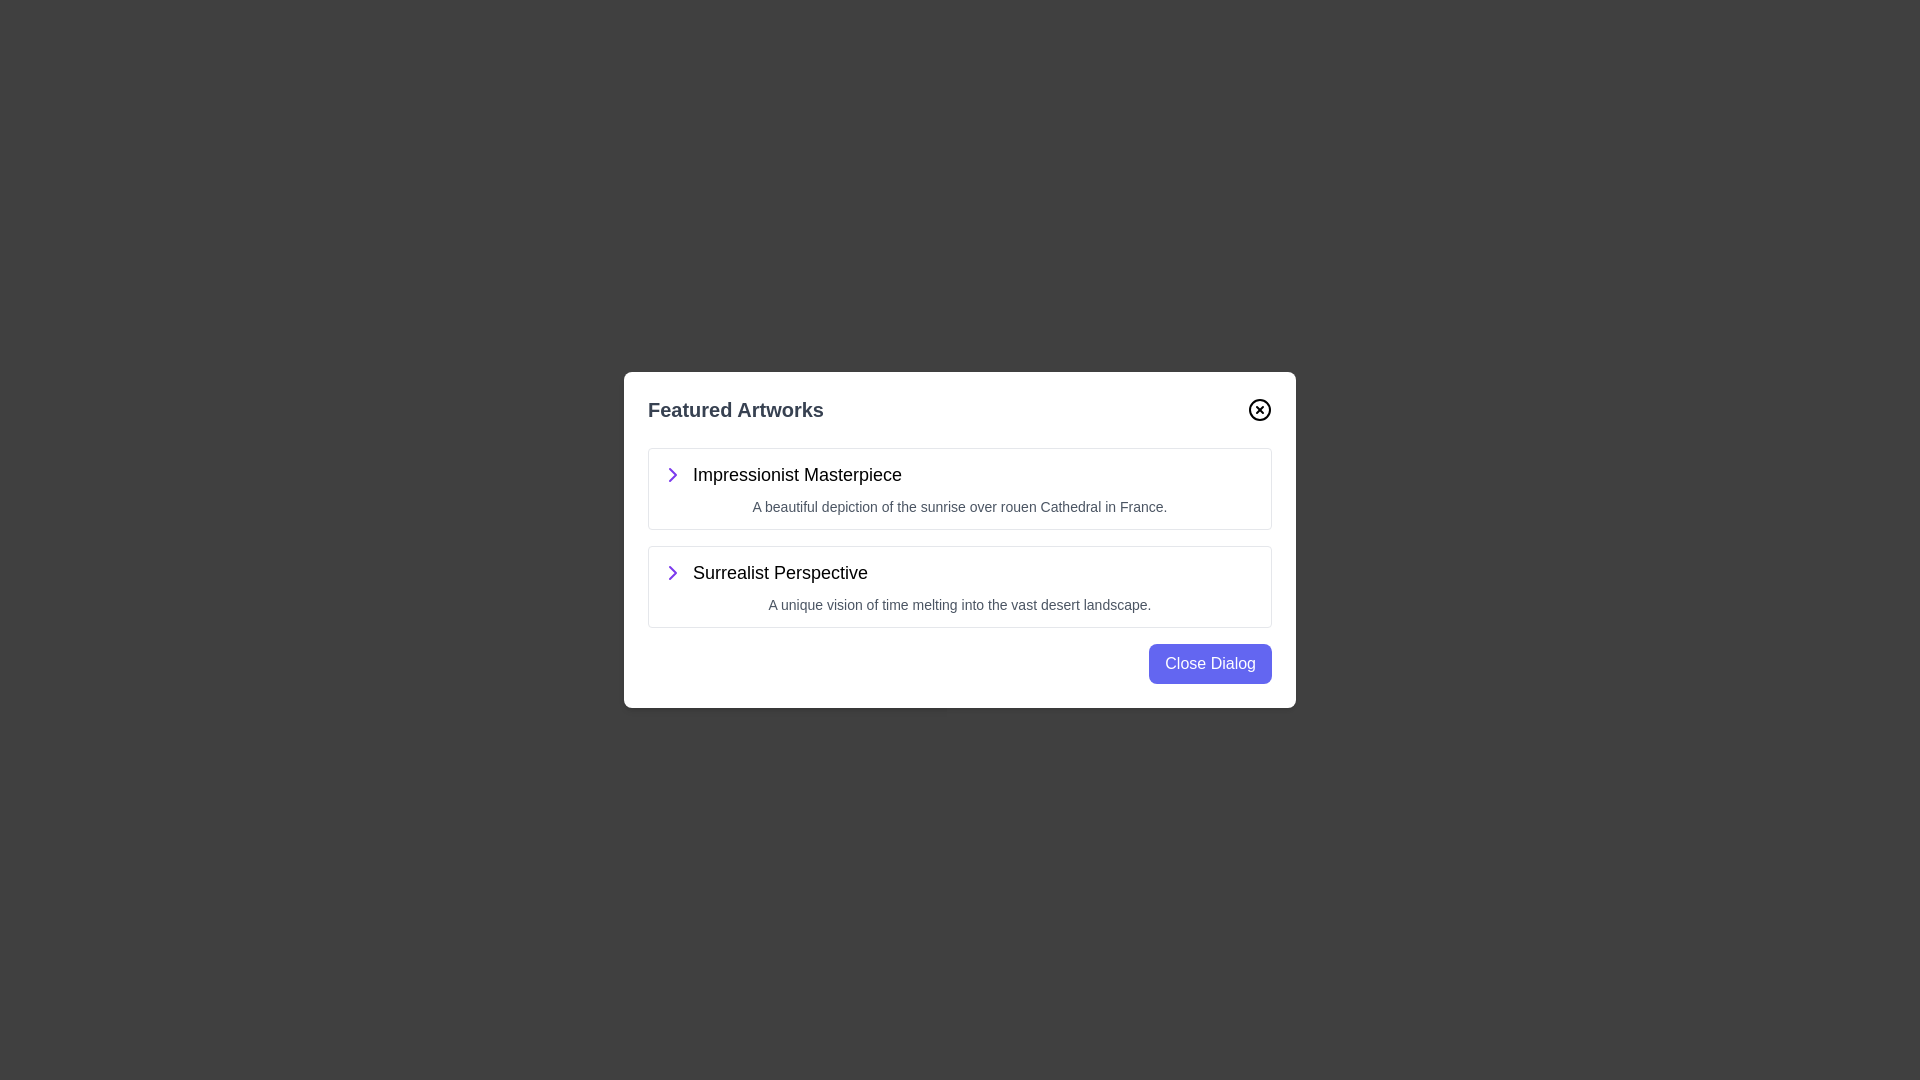  Describe the element at coordinates (1209, 663) in the screenshot. I see `the 'Close Dialog' button to close the dialog` at that location.